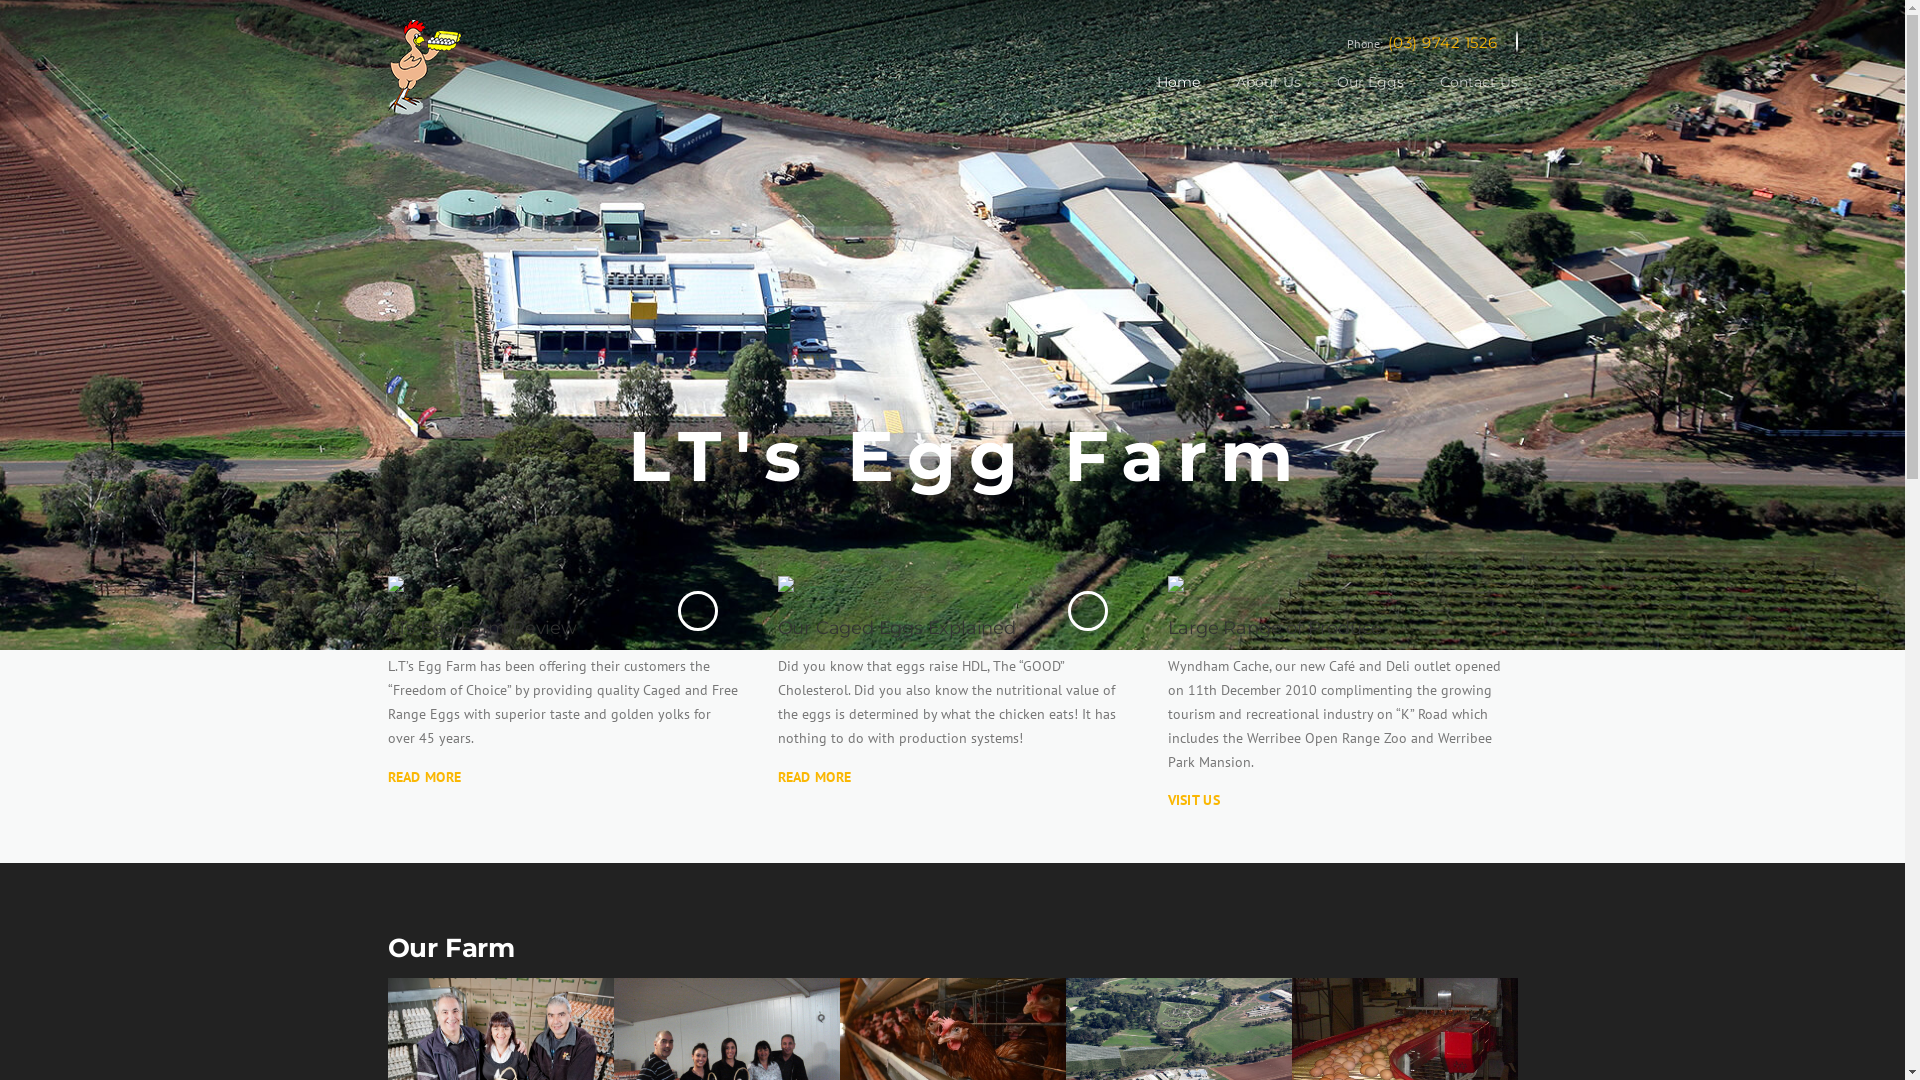 Image resolution: width=1920 pixels, height=1080 pixels. I want to click on 'About Us', so click(1267, 96).